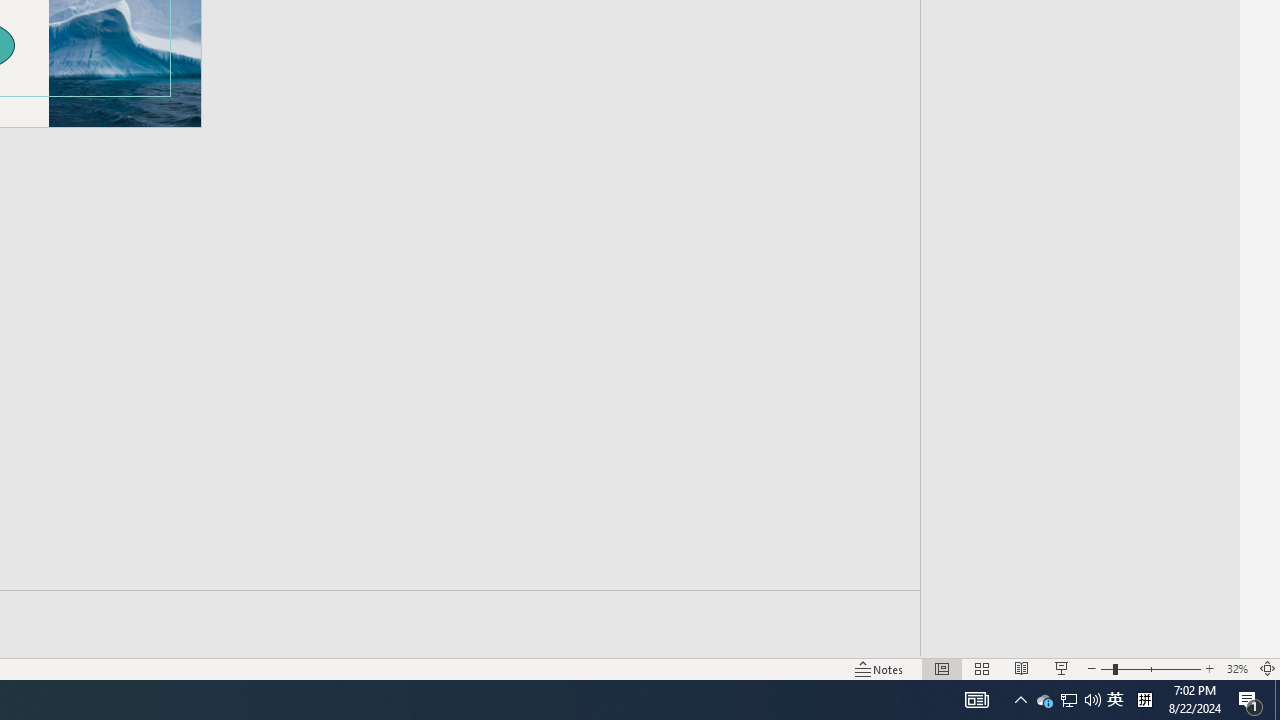 Image resolution: width=1280 pixels, height=720 pixels. I want to click on 'Zoom 32%', so click(1236, 669).